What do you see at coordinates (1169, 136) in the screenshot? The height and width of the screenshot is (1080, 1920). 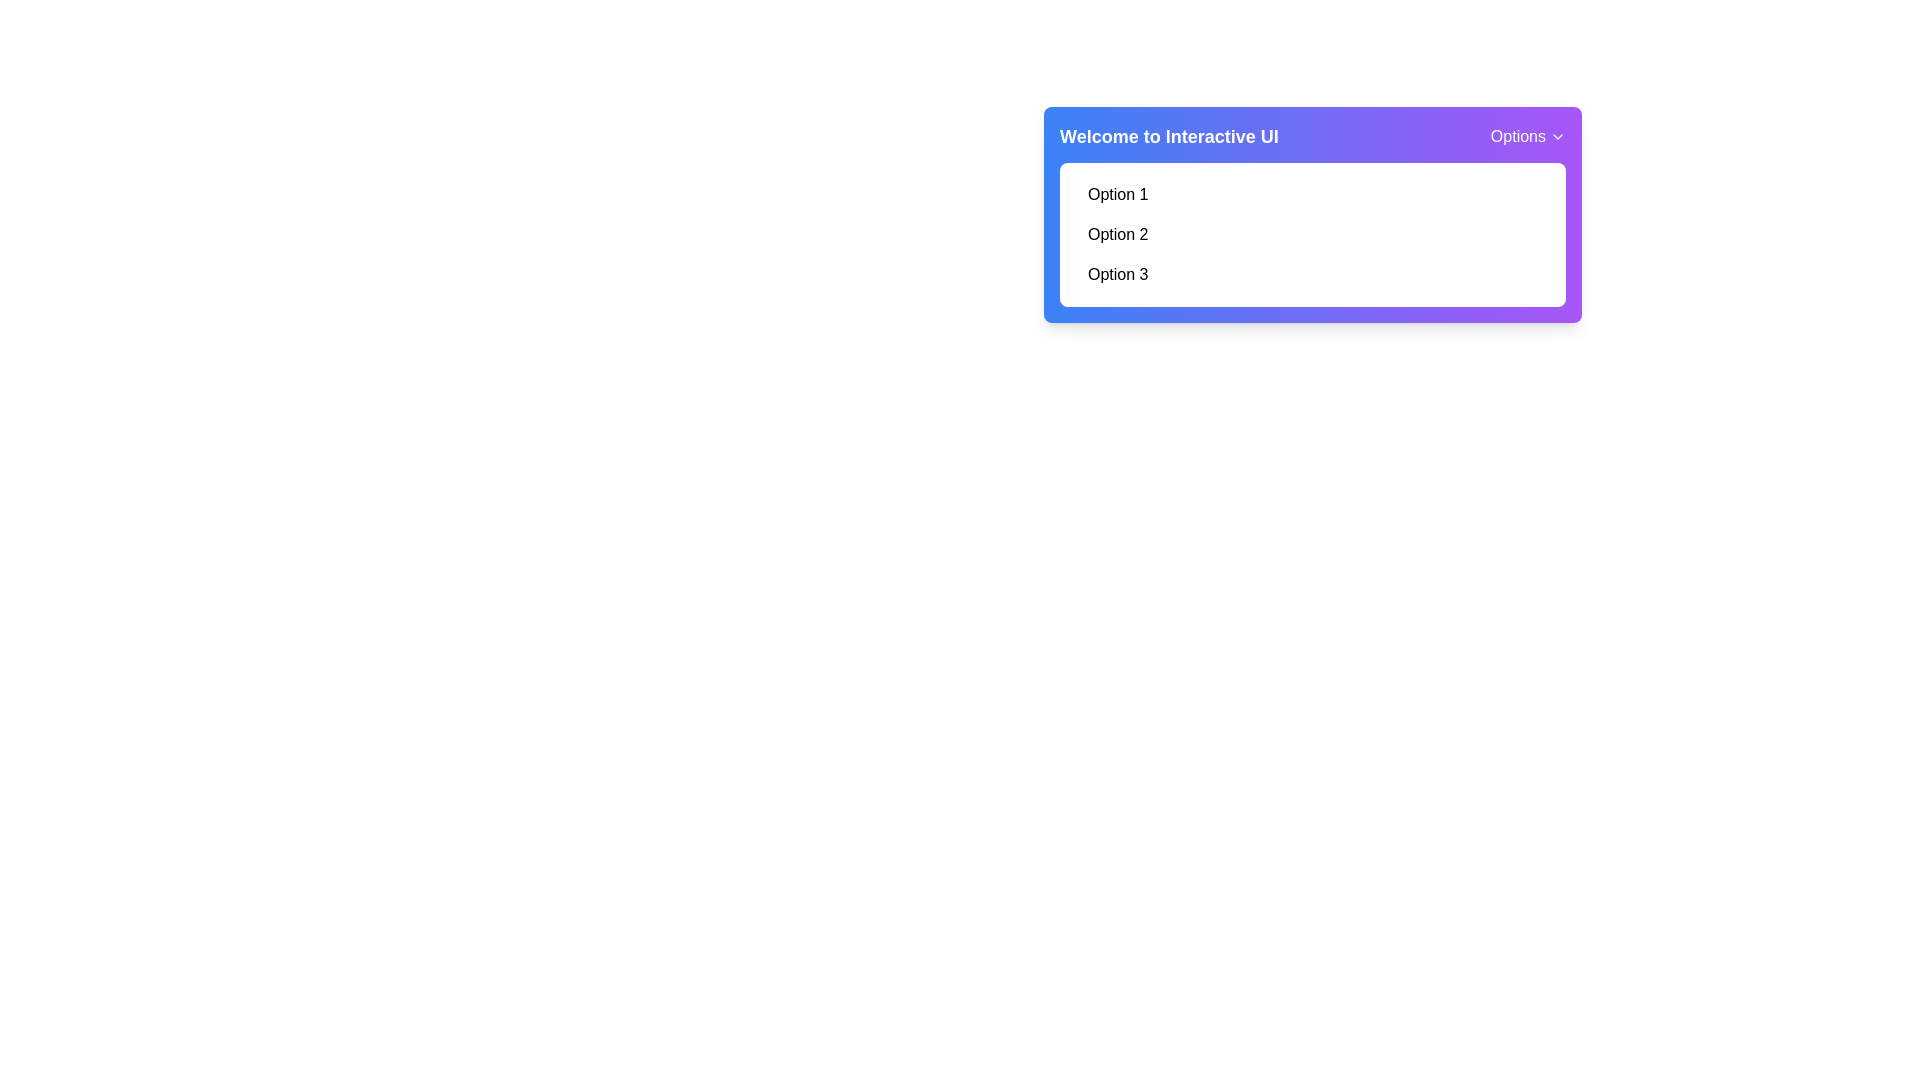 I see `static text element displaying 'Welcome to Interactive UI' located in the upper-left section of the header bar with a blue to purple gradient background` at bounding box center [1169, 136].